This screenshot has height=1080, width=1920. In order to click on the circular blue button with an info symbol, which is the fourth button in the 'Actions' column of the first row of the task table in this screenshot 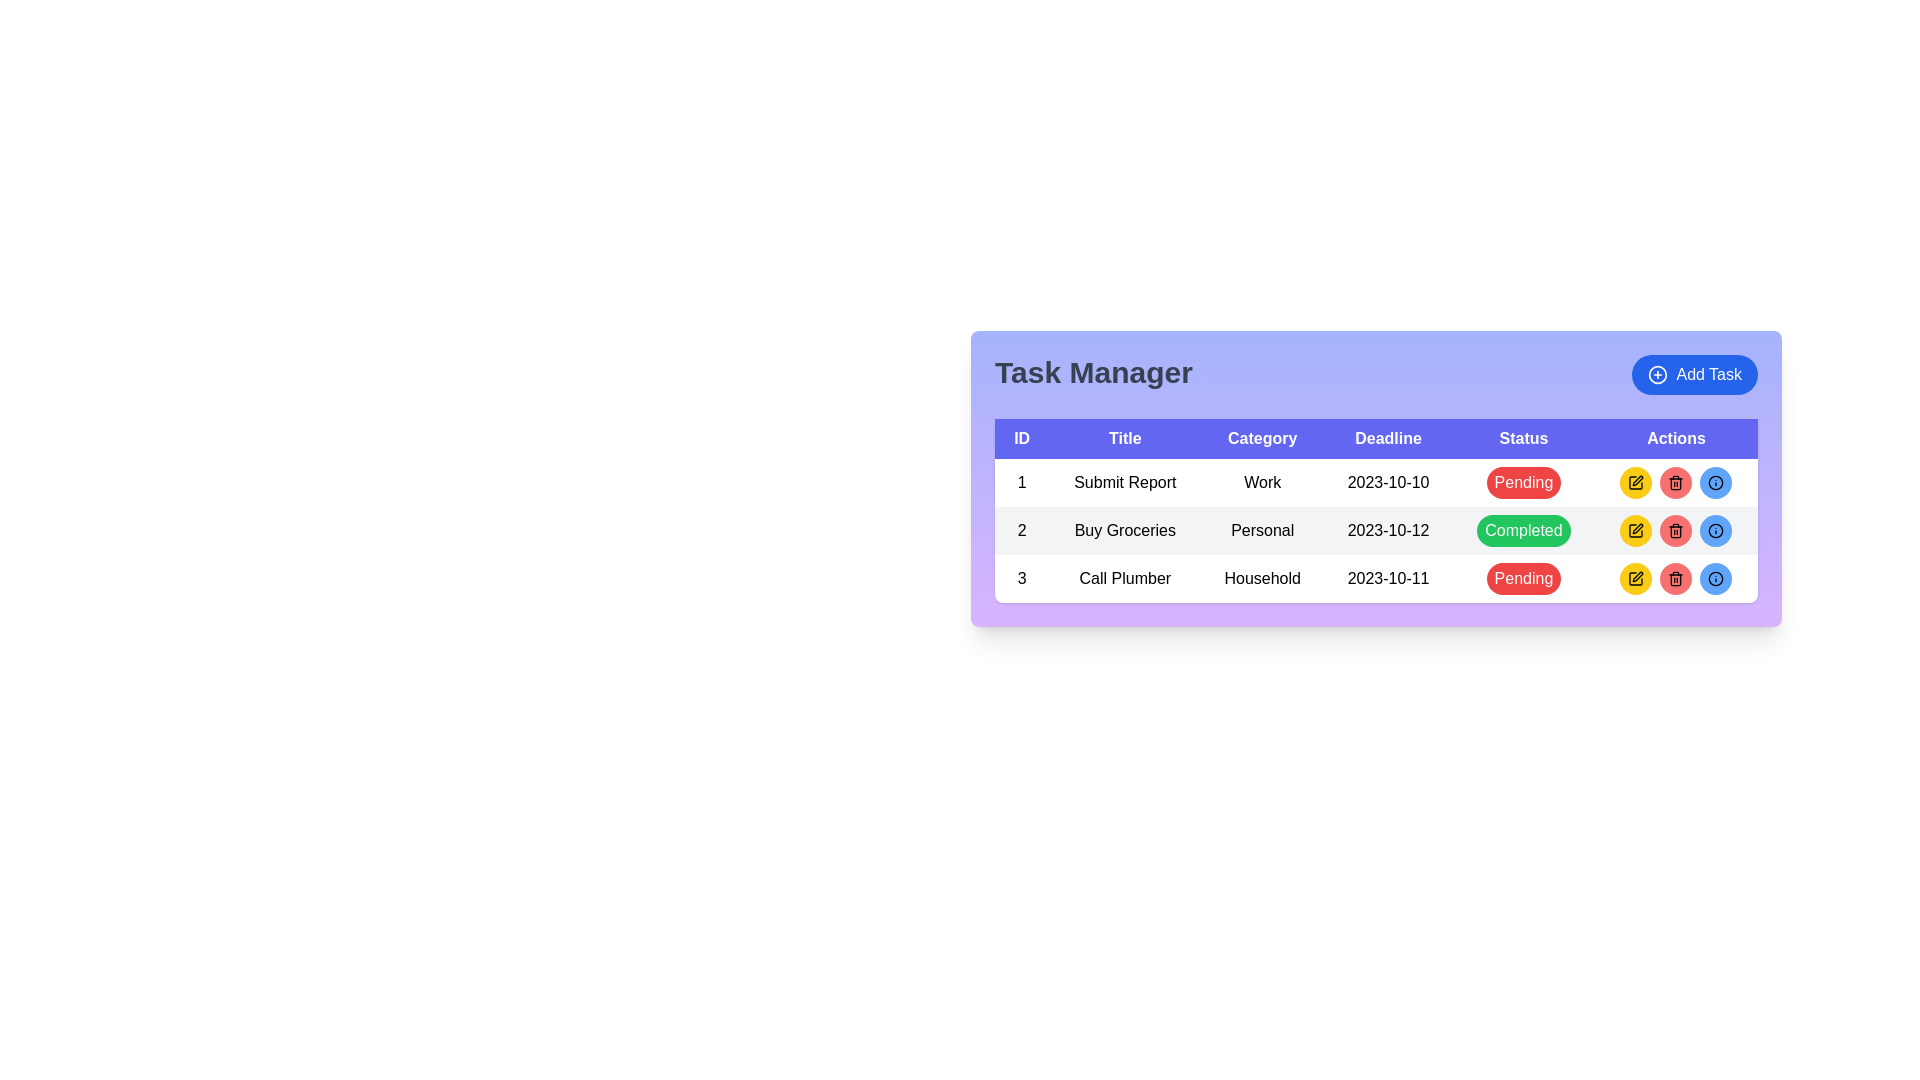, I will do `click(1715, 482)`.